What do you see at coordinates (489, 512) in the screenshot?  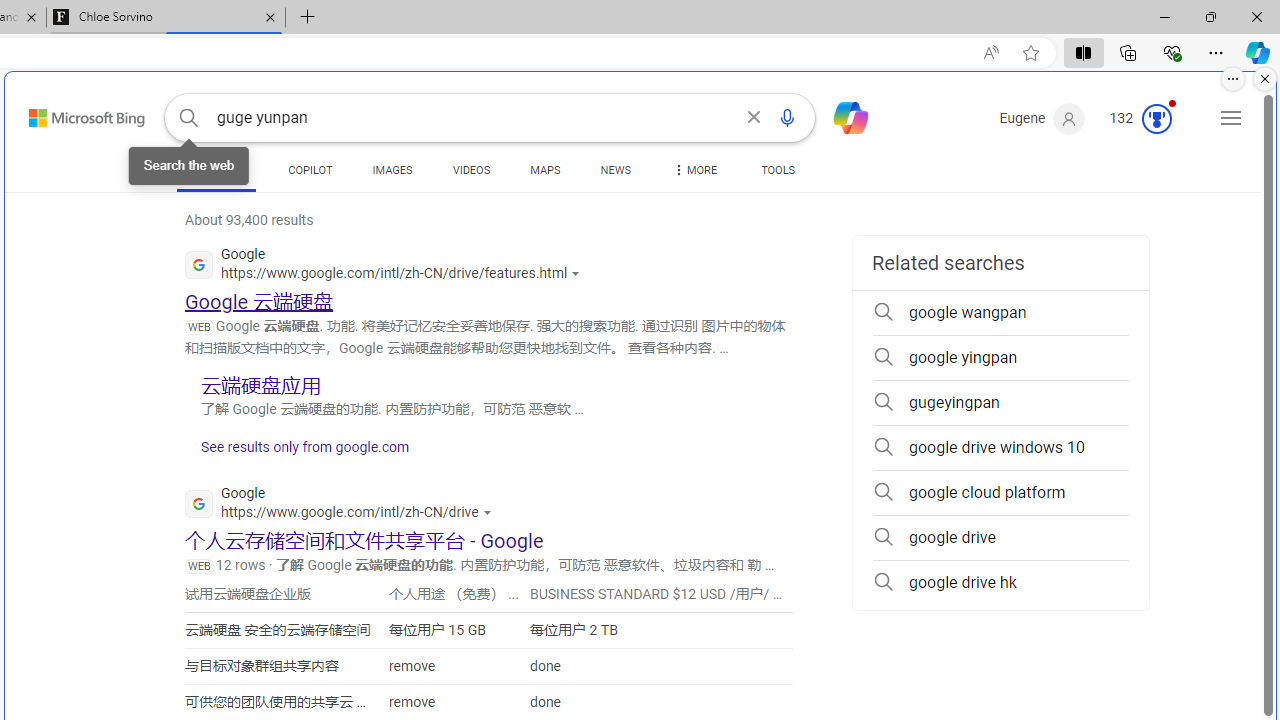 I see `'Actions for this site'` at bounding box center [489, 512].